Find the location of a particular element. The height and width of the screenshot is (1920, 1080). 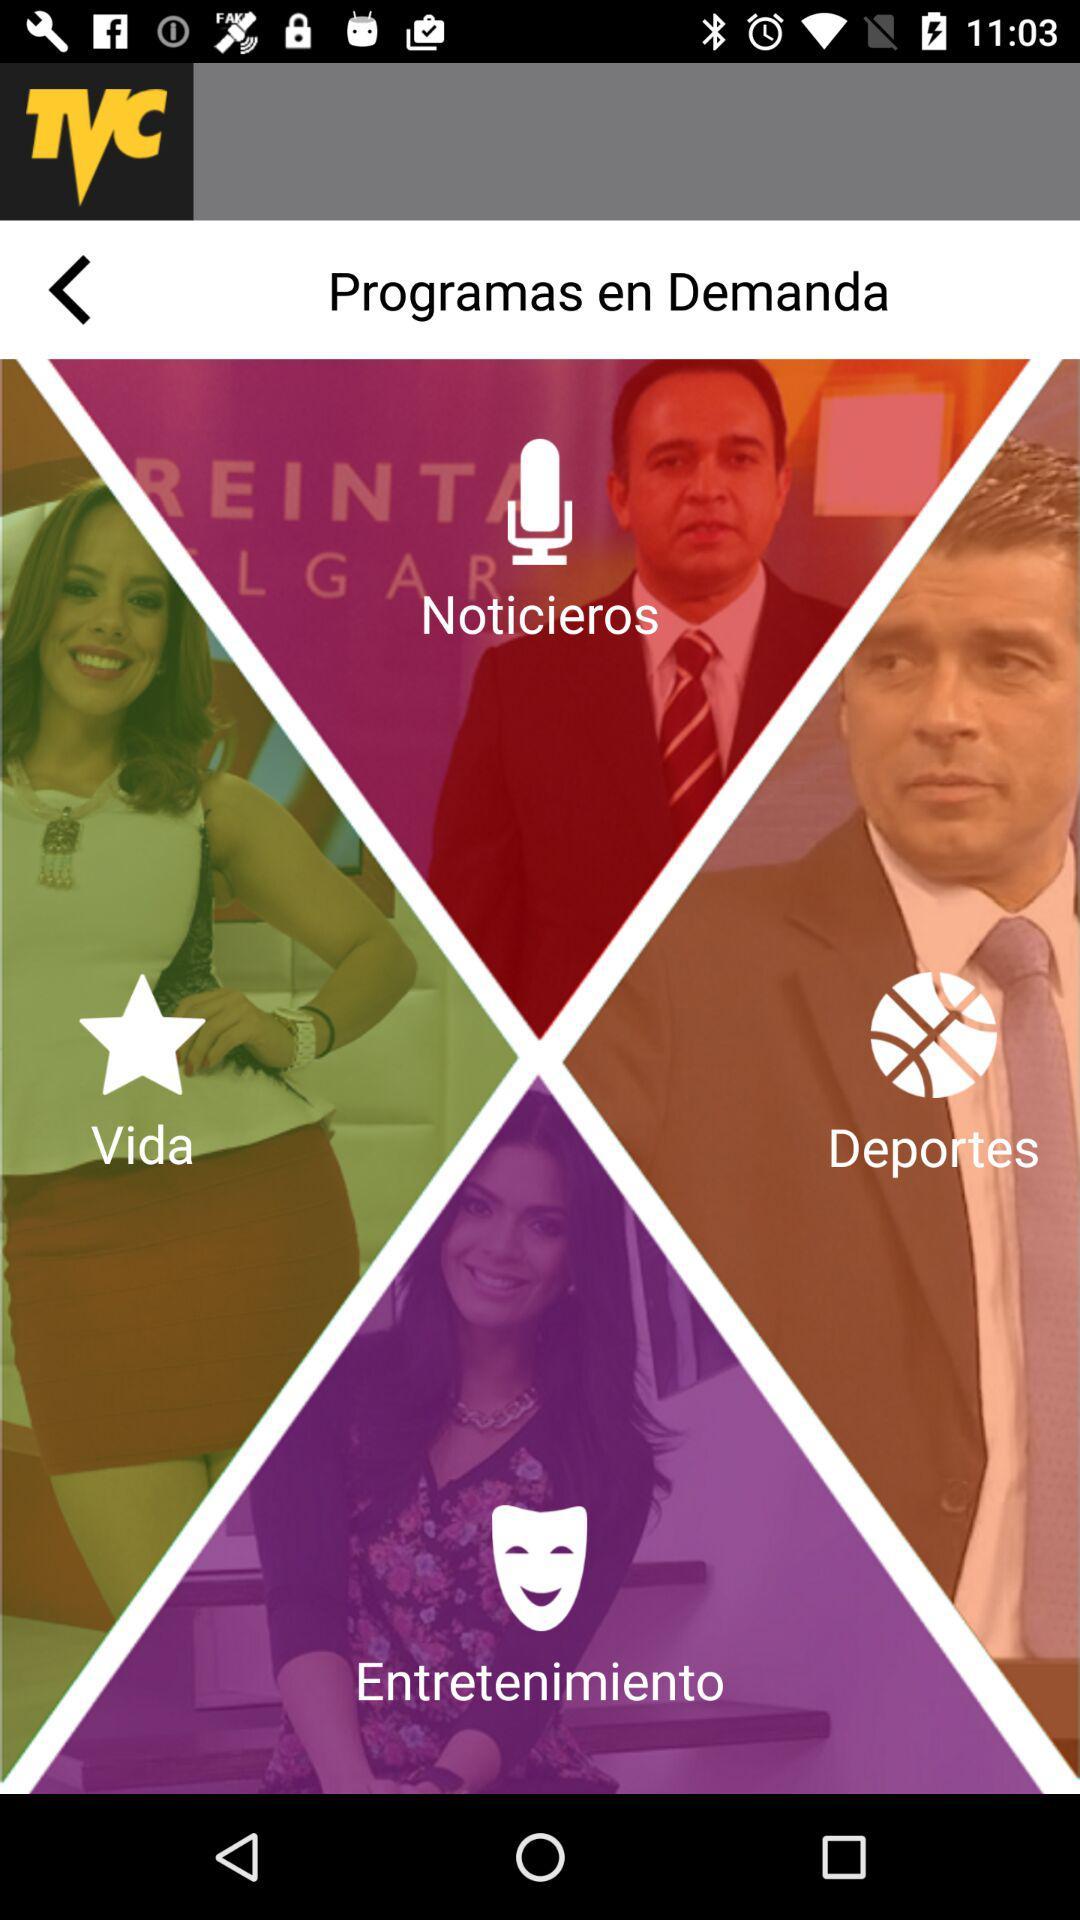

item to the right of the vida icon is located at coordinates (933, 1075).